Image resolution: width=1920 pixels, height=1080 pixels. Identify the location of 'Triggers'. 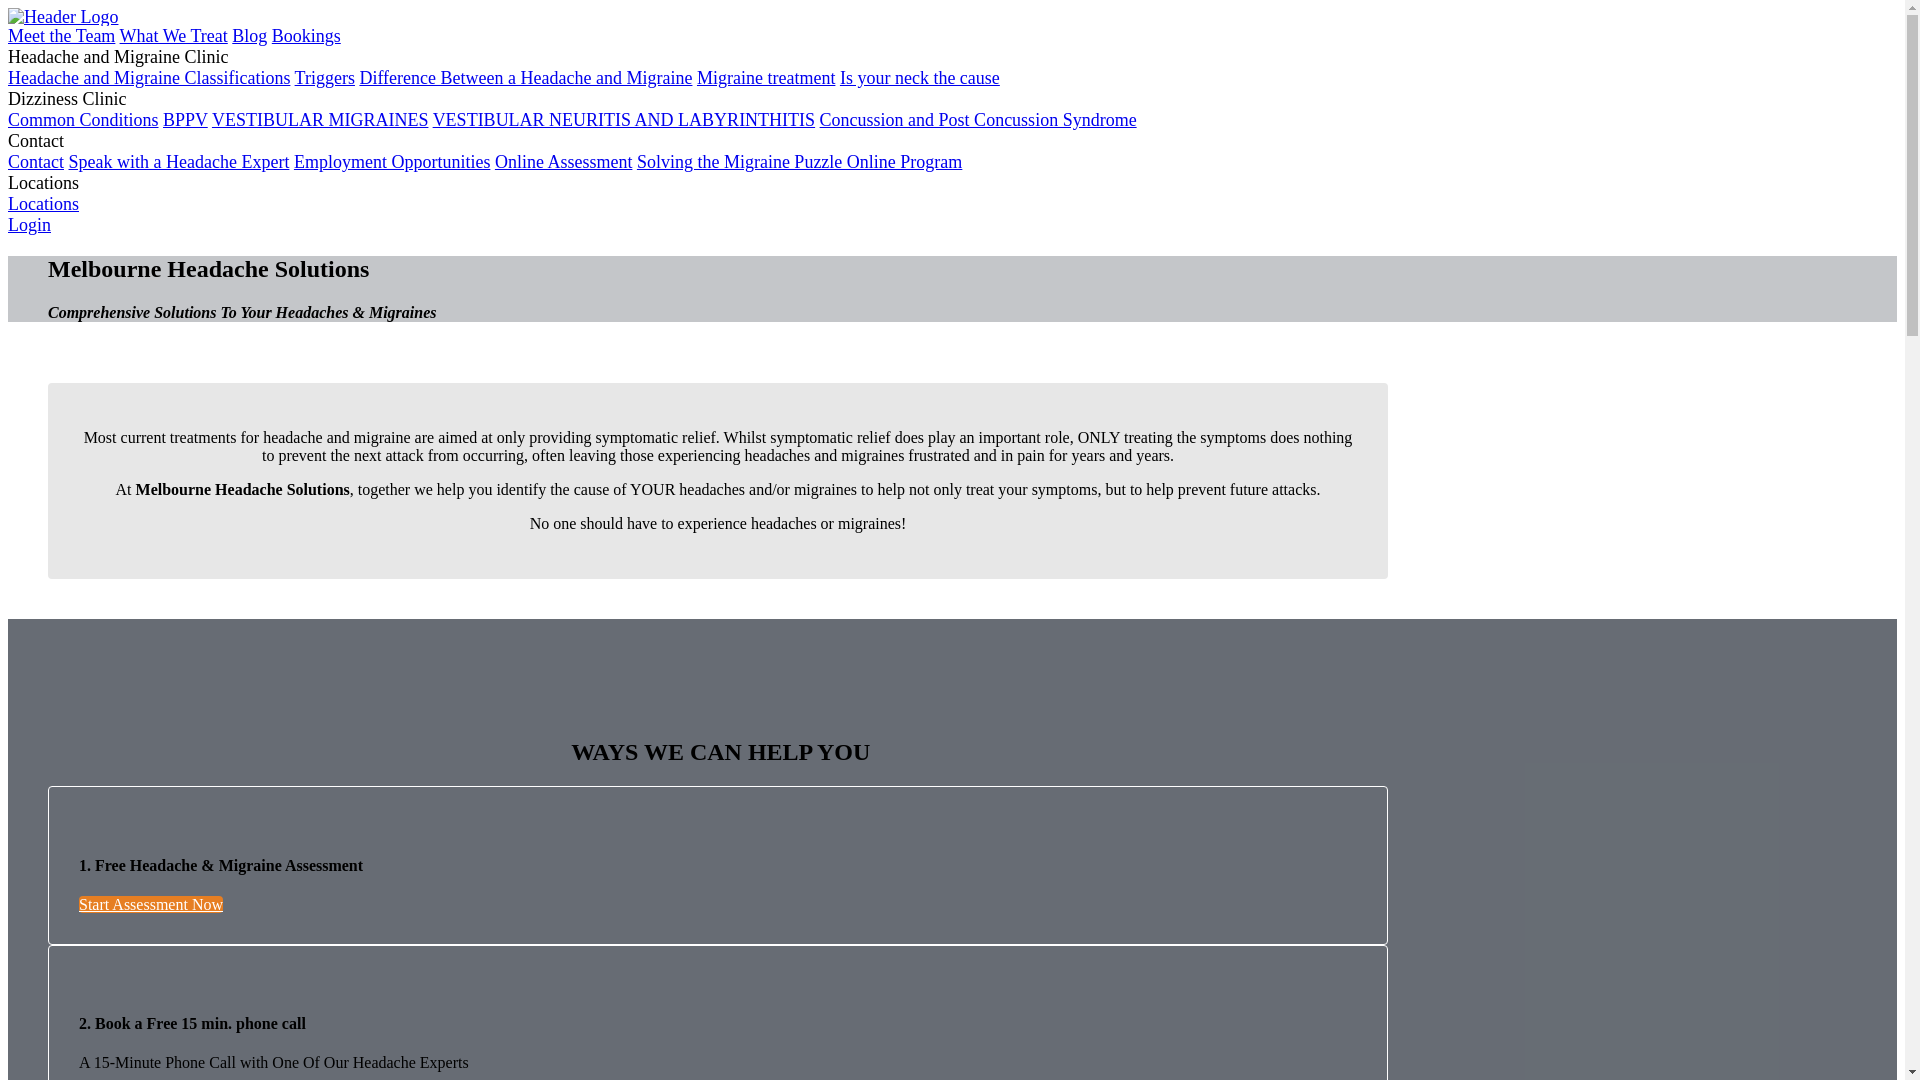
(325, 76).